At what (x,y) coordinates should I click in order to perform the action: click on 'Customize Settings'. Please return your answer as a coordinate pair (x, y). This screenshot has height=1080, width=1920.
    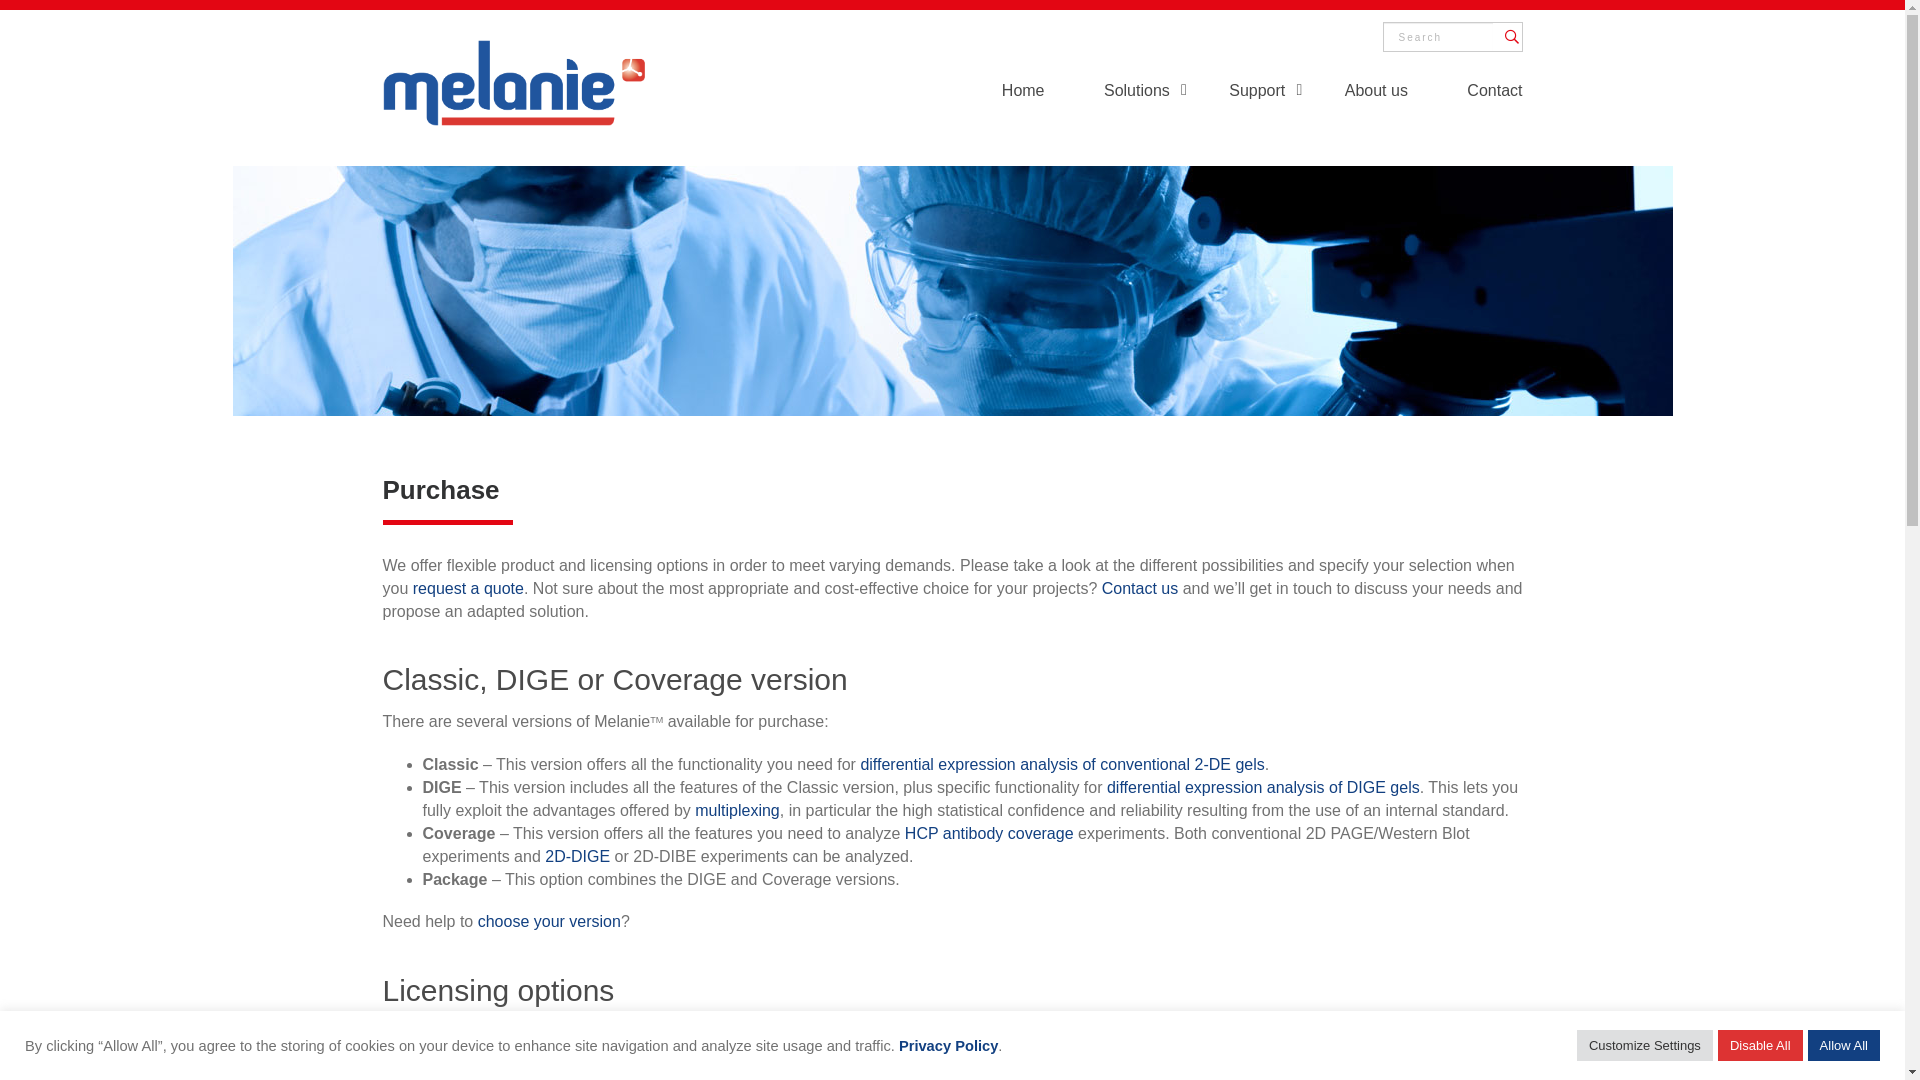
    Looking at the image, I should click on (1645, 1044).